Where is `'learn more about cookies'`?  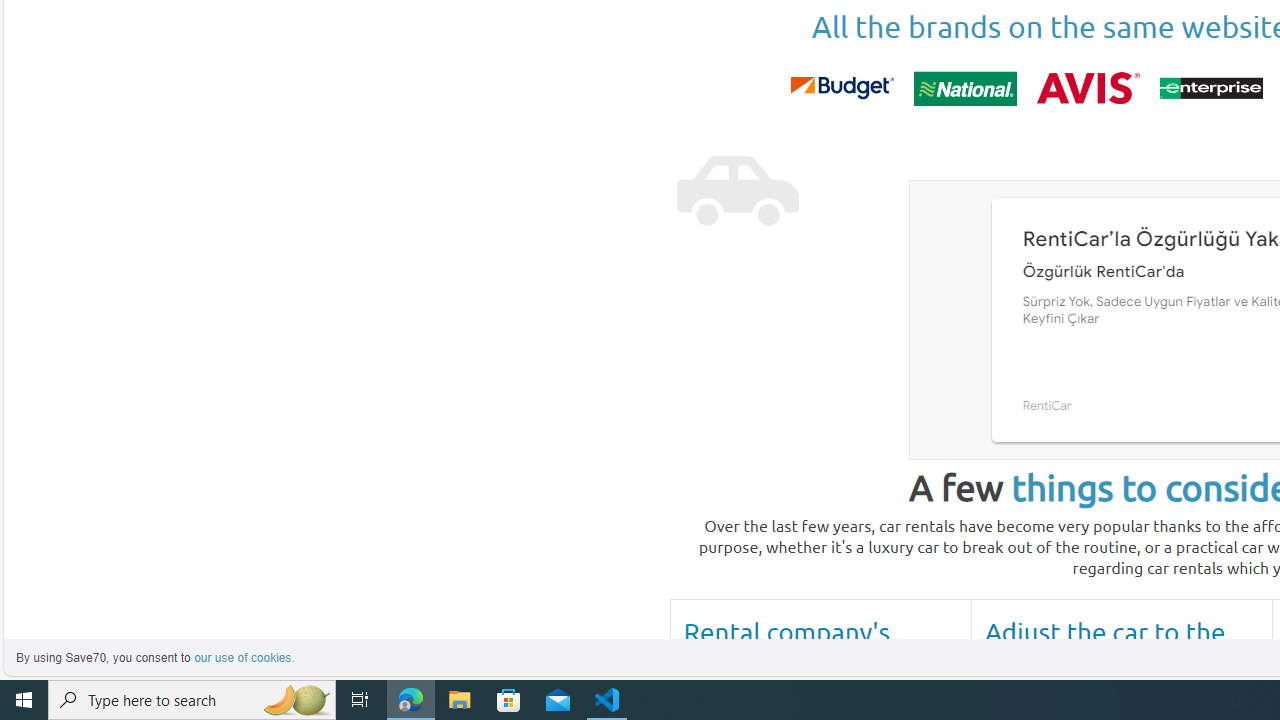
'learn more about cookies' is located at coordinates (243, 657).